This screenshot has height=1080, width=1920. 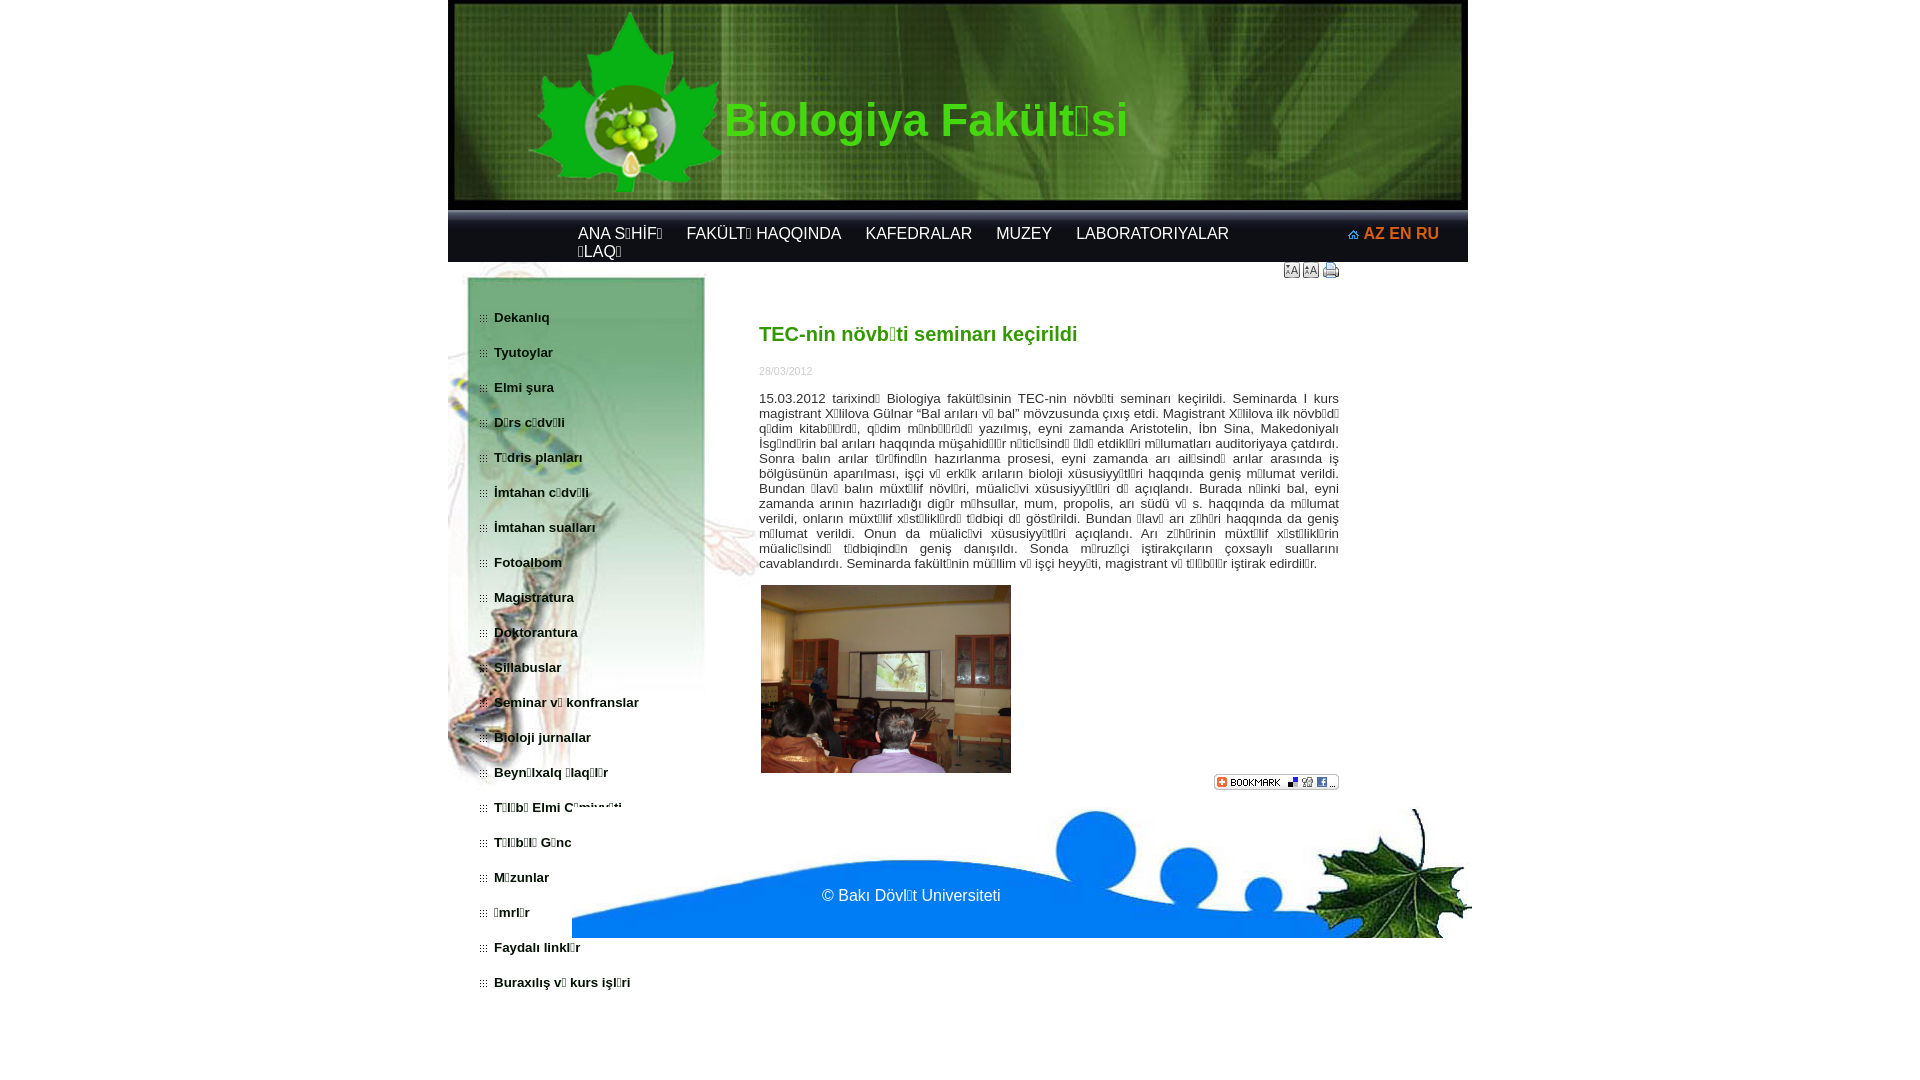 What do you see at coordinates (1399, 232) in the screenshot?
I see `'EN'` at bounding box center [1399, 232].